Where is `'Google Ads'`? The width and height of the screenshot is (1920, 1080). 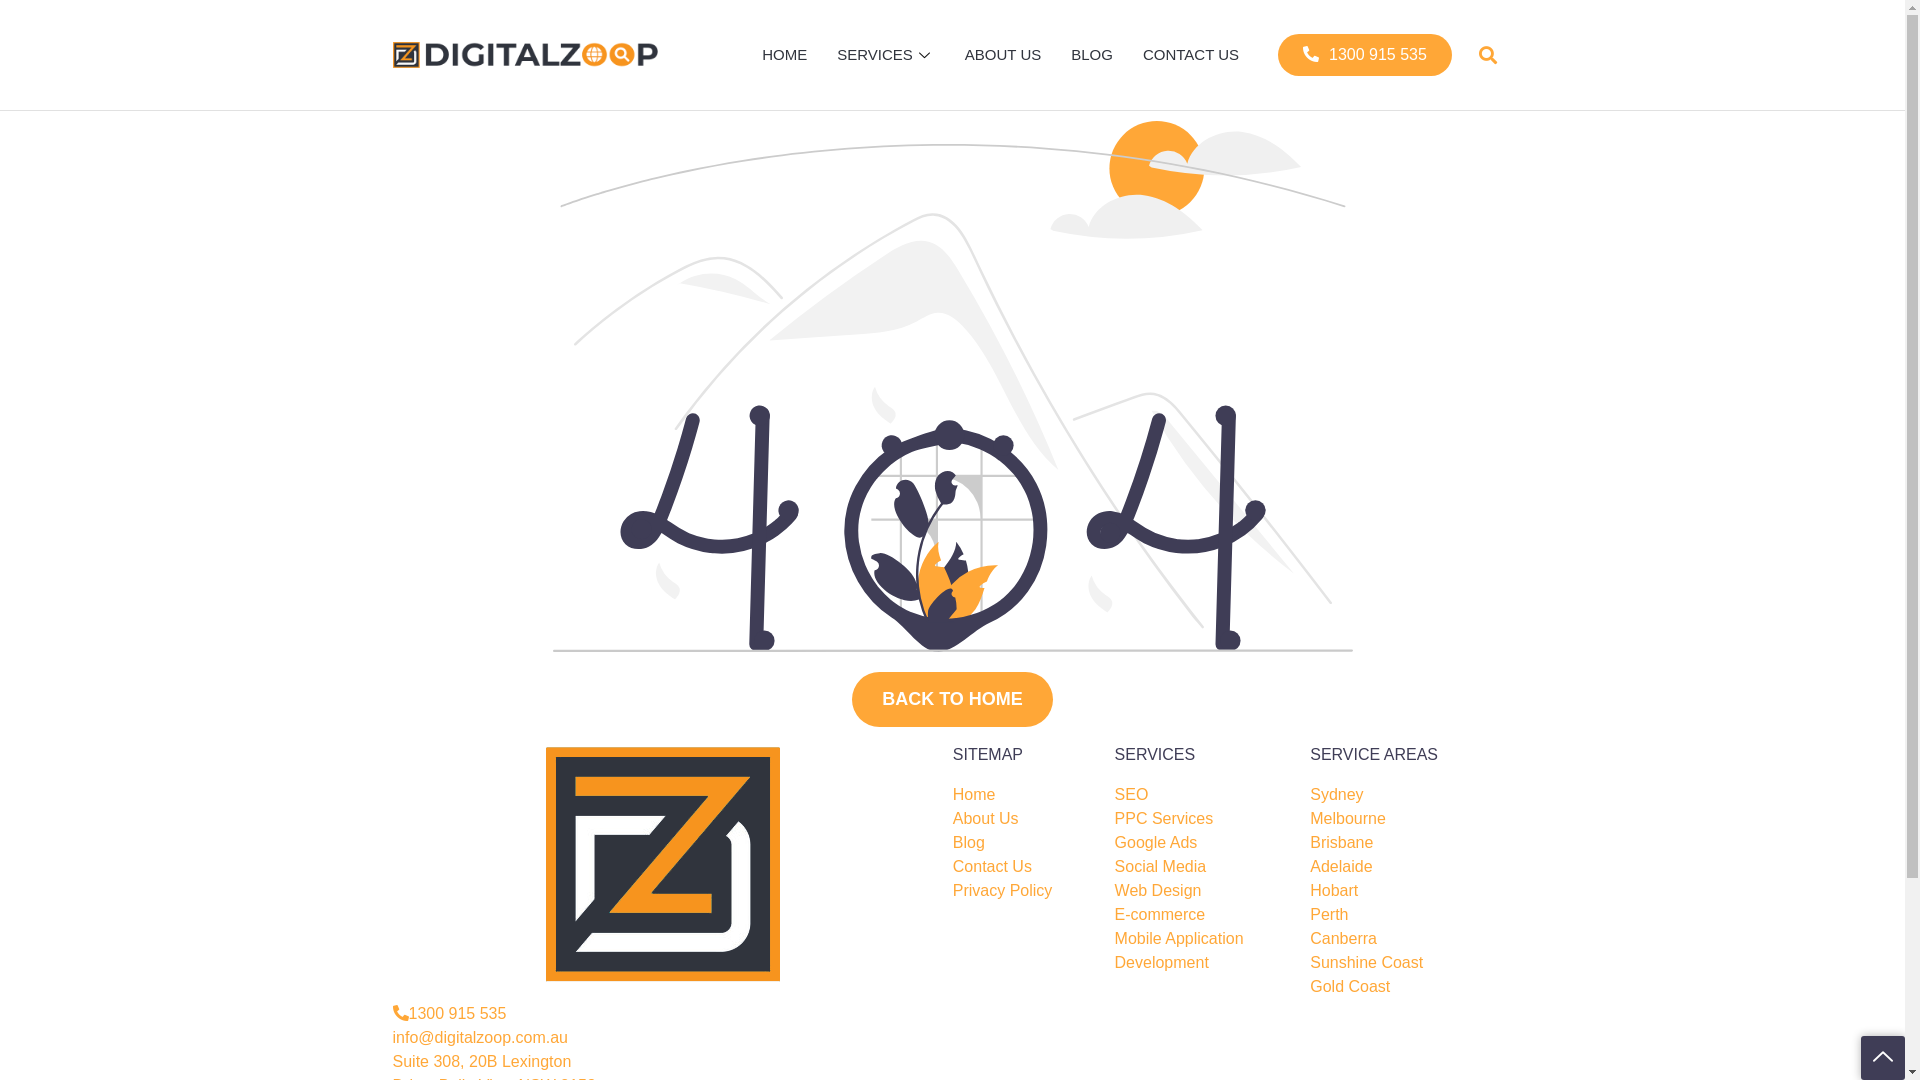 'Google Ads' is located at coordinates (1156, 843).